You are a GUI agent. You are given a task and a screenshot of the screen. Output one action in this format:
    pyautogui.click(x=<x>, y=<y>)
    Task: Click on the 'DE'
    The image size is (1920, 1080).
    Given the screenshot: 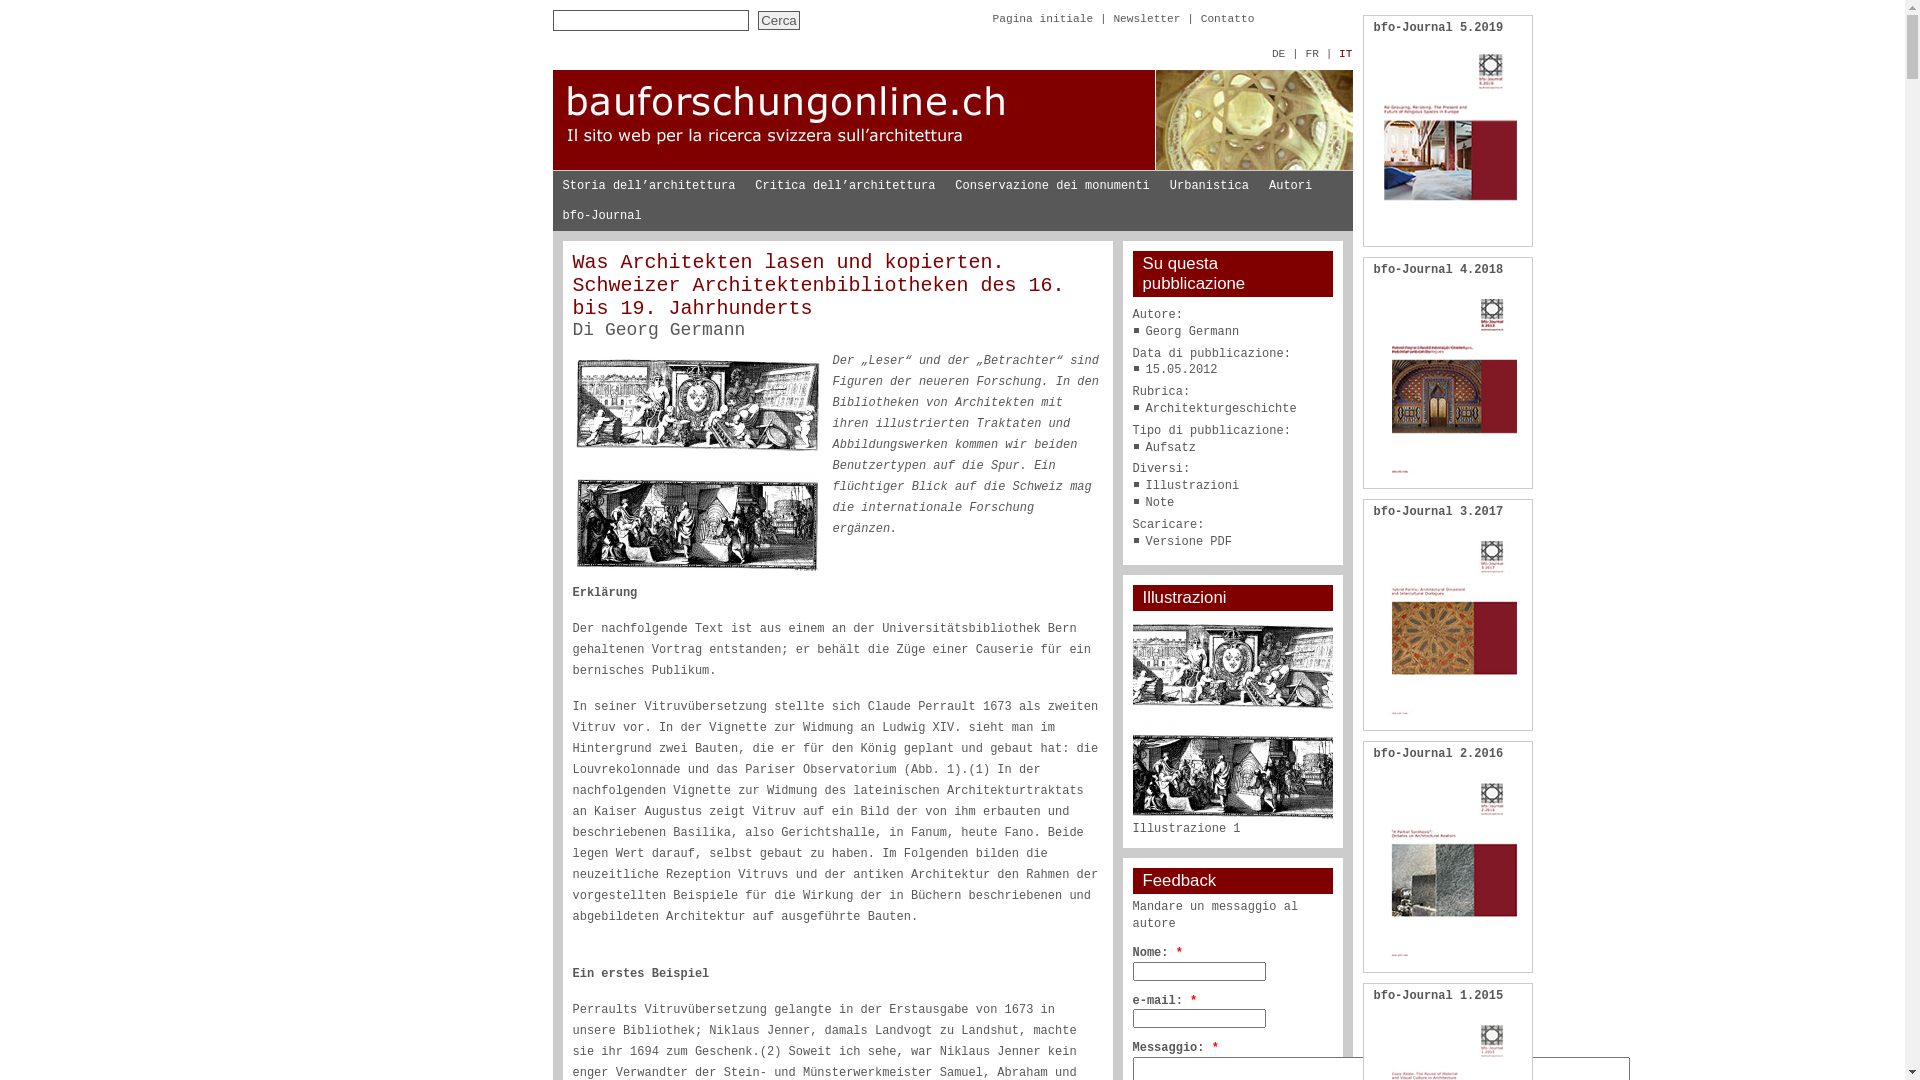 What is the action you would take?
    pyautogui.click(x=1277, y=53)
    